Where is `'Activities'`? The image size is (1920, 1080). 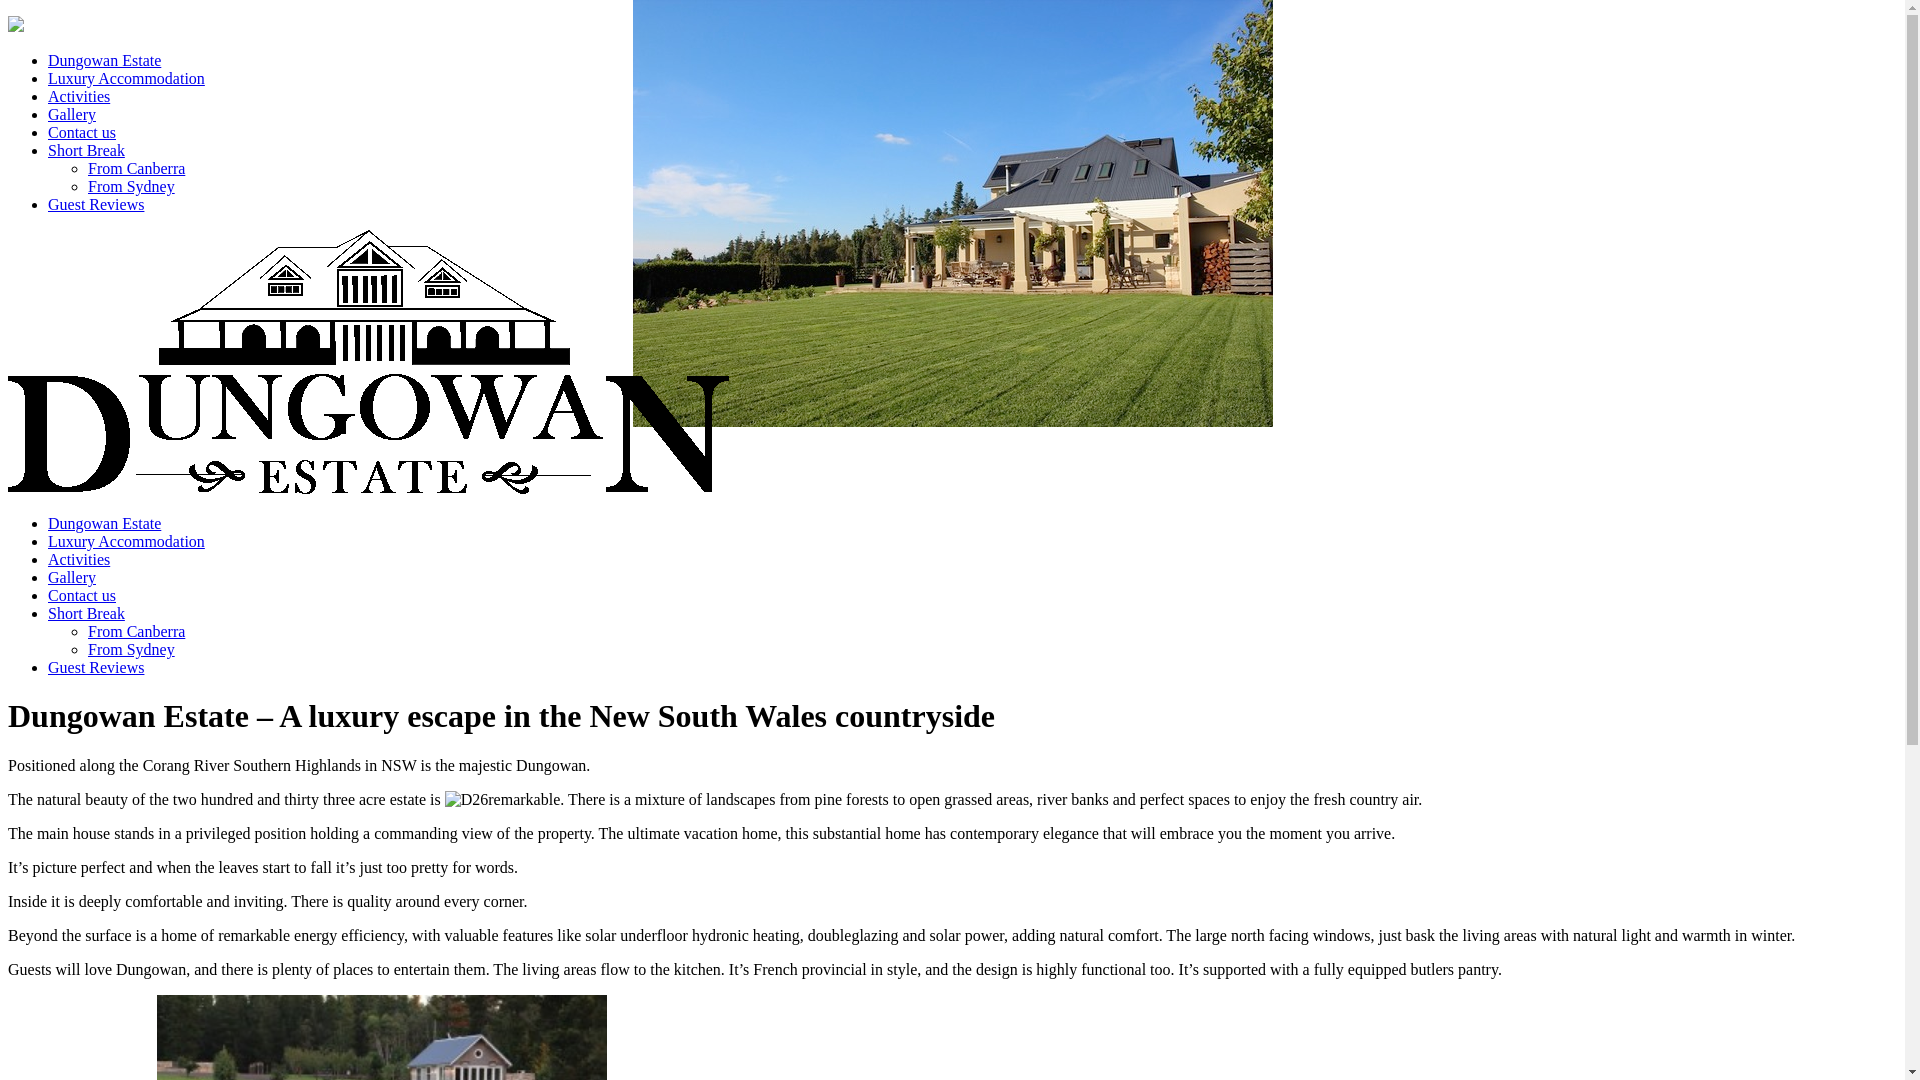
'Activities' is located at coordinates (78, 96).